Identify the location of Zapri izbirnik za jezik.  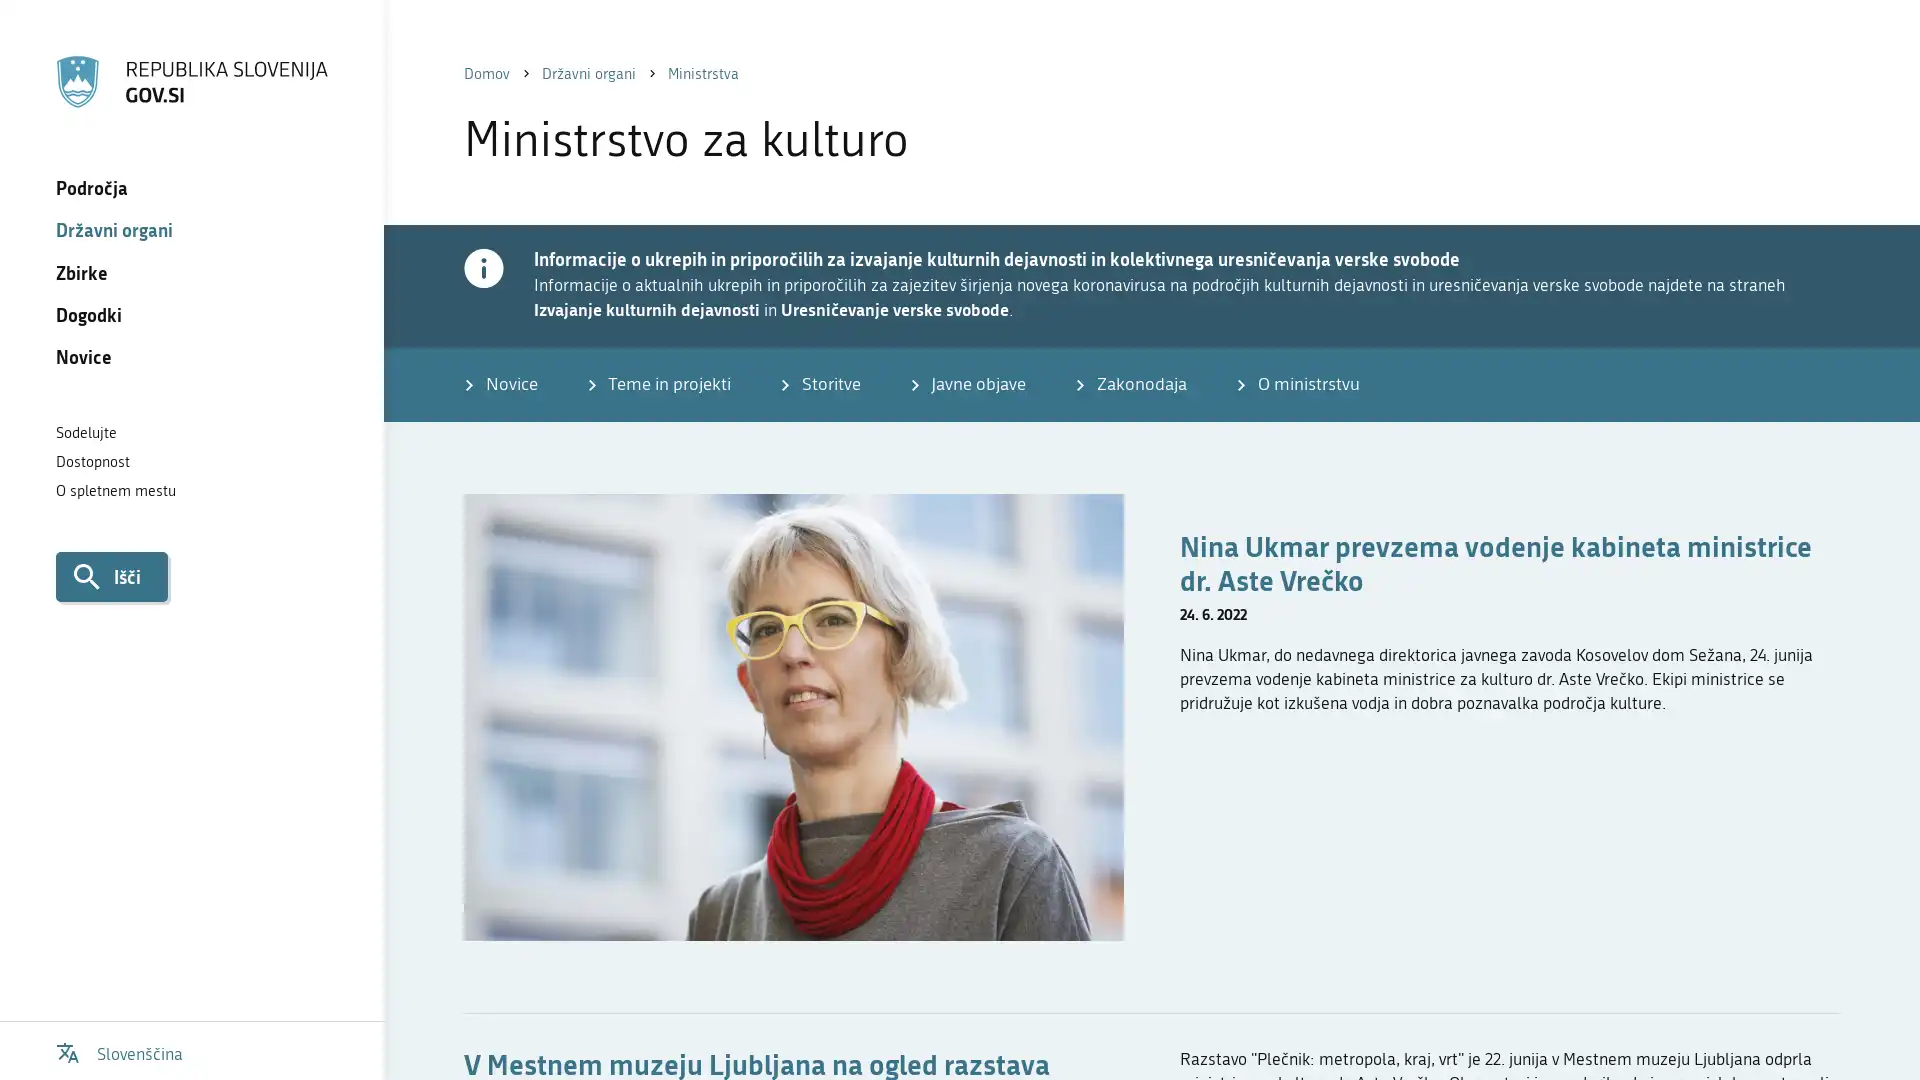
(1861, 49).